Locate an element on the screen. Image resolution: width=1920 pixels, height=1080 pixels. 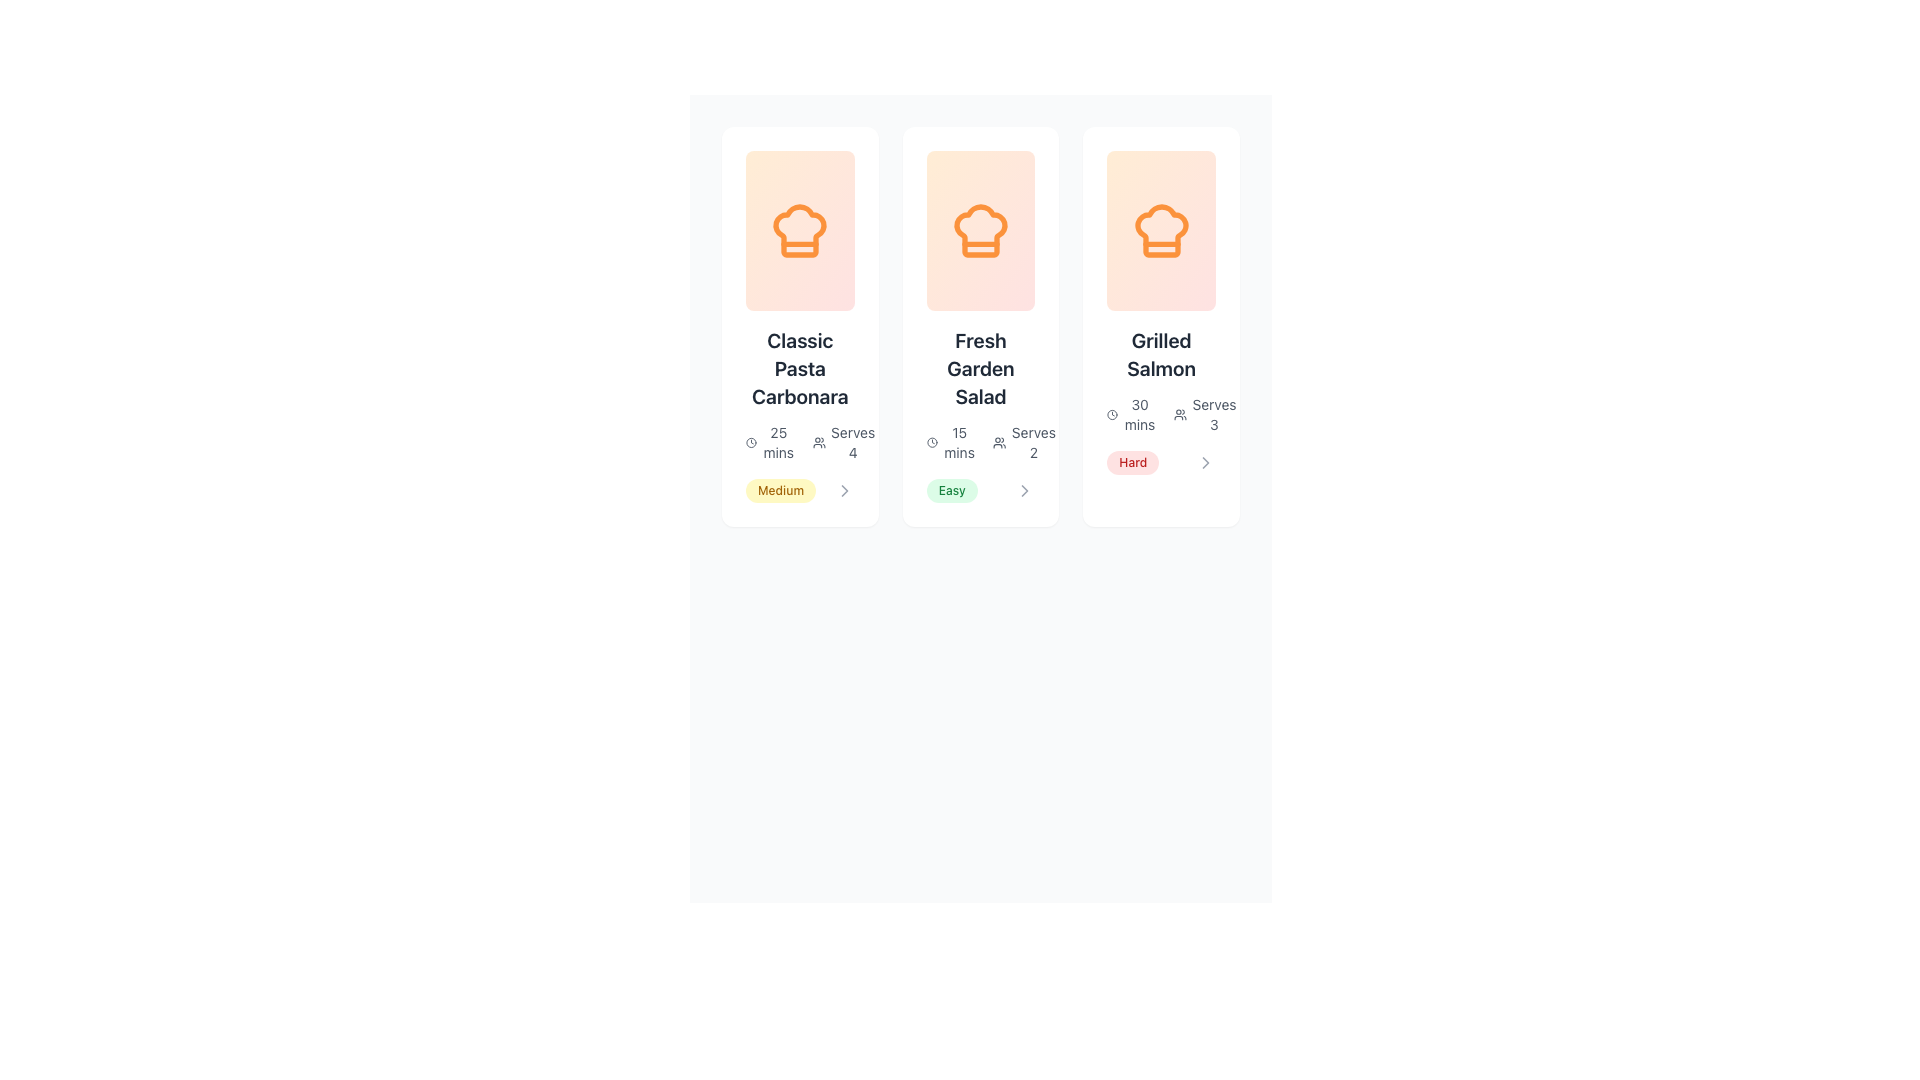
the informational text element that provides estimated preparation time and number of servings for the 'Grilled Salmon' recipe, located below the title and above the difficulty indicator labeled 'Hard' is located at coordinates (1161, 414).